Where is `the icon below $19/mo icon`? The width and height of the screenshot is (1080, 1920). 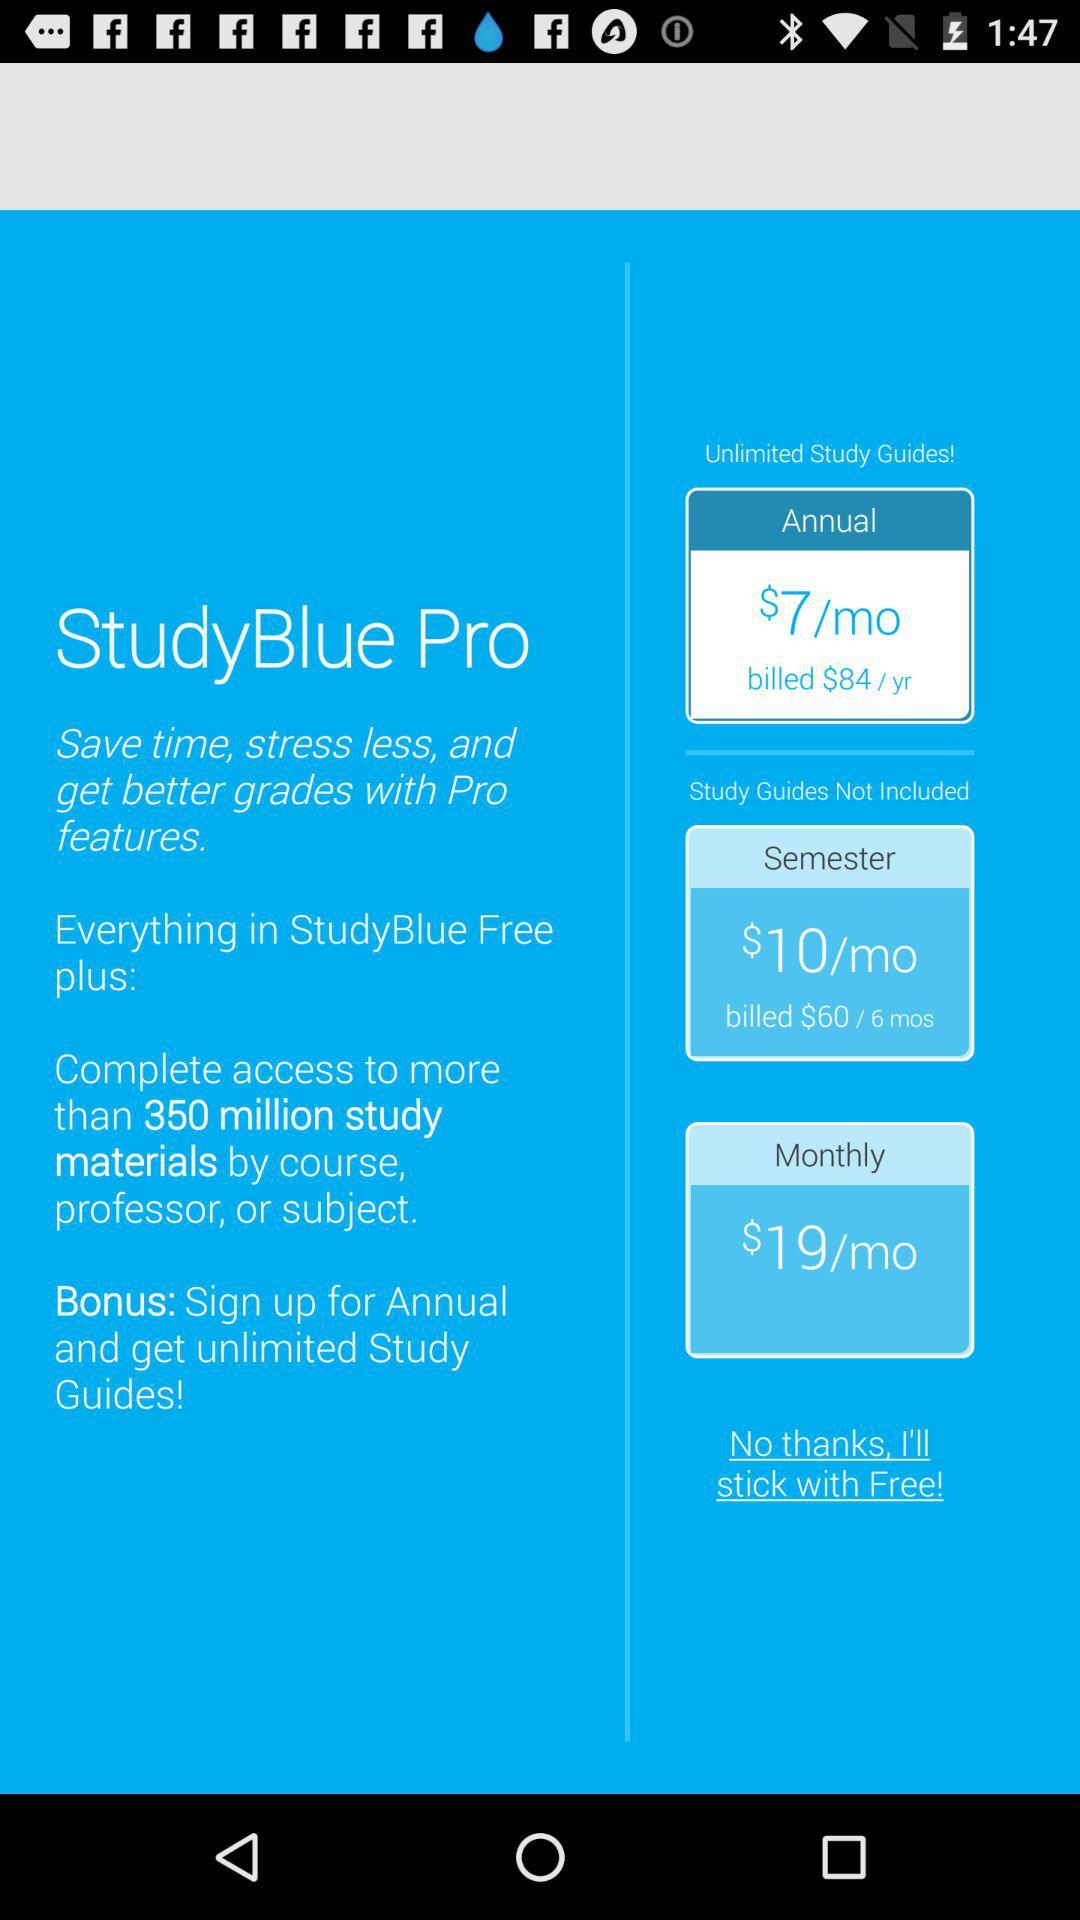
the icon below $19/mo icon is located at coordinates (829, 1462).